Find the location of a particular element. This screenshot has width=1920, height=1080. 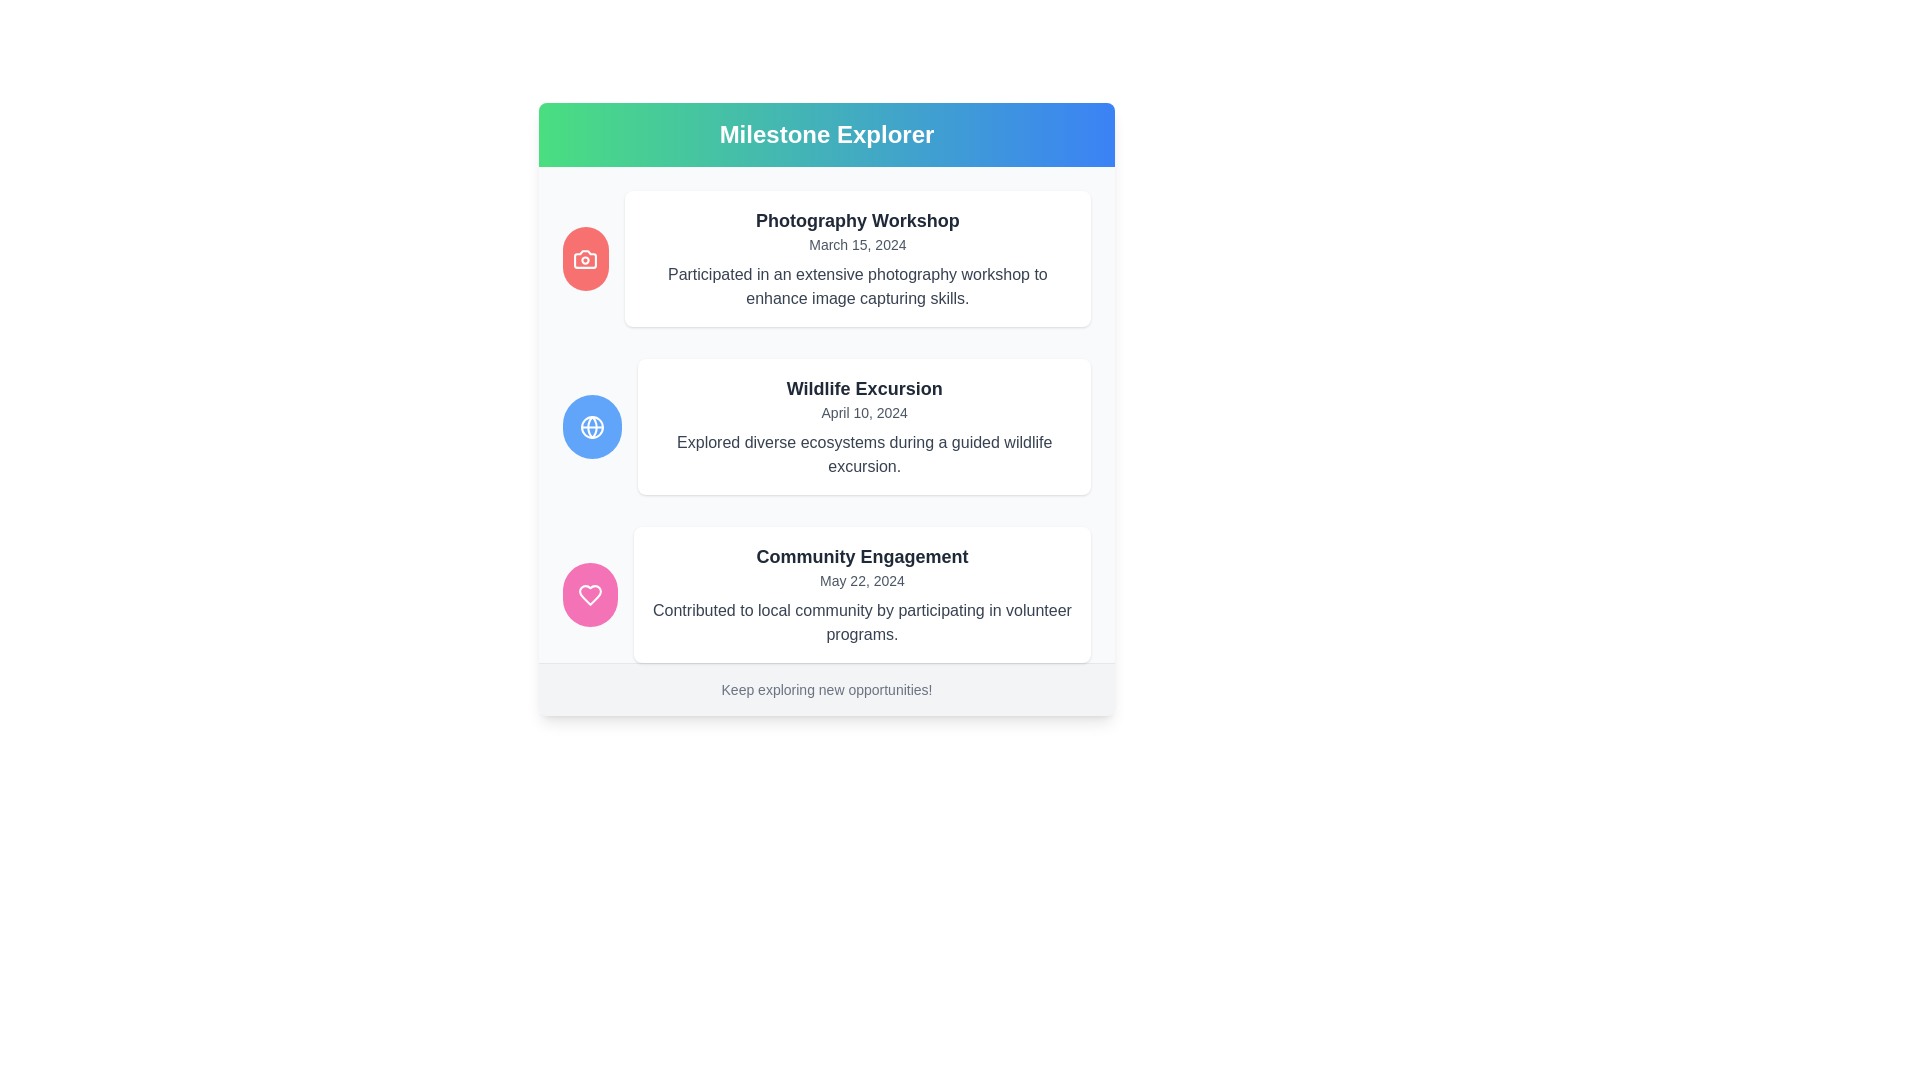

the globe icon, which is the second circular icon in a vertical sequence on the left side of the interface is located at coordinates (591, 426).